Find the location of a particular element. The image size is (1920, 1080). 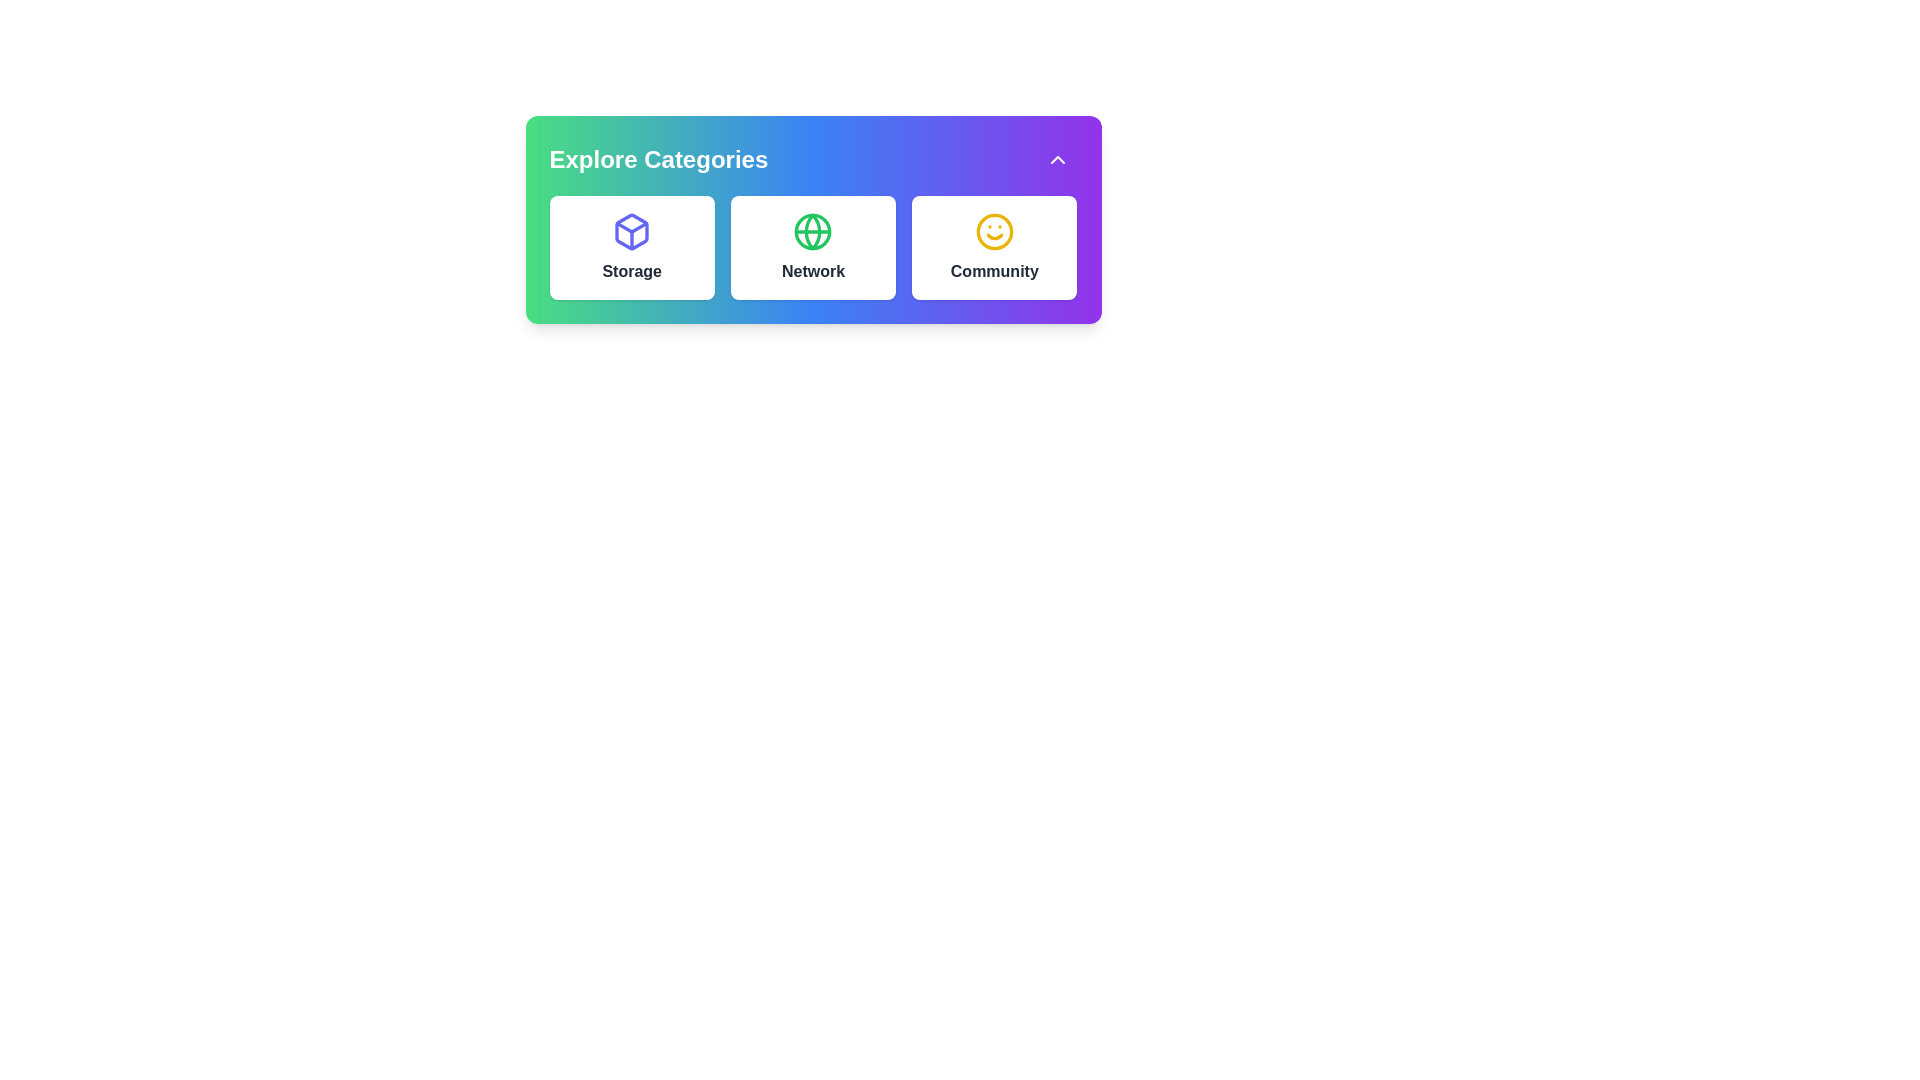

the upward-pointing chevron icon button that changes to white with a gray chevron upon hover, located on the right side of the header section labeled 'Explore Categories' is located at coordinates (1056, 158).